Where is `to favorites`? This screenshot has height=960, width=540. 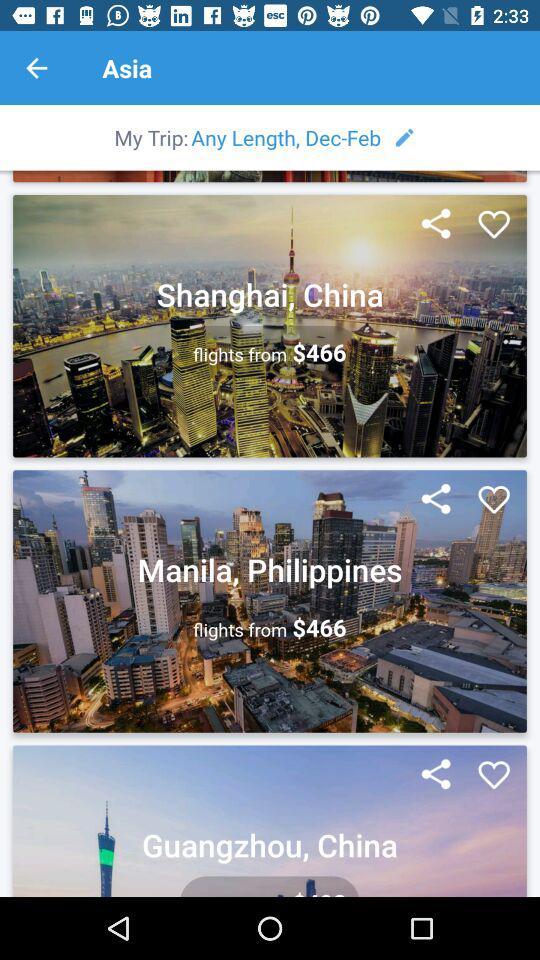 to favorites is located at coordinates (493, 499).